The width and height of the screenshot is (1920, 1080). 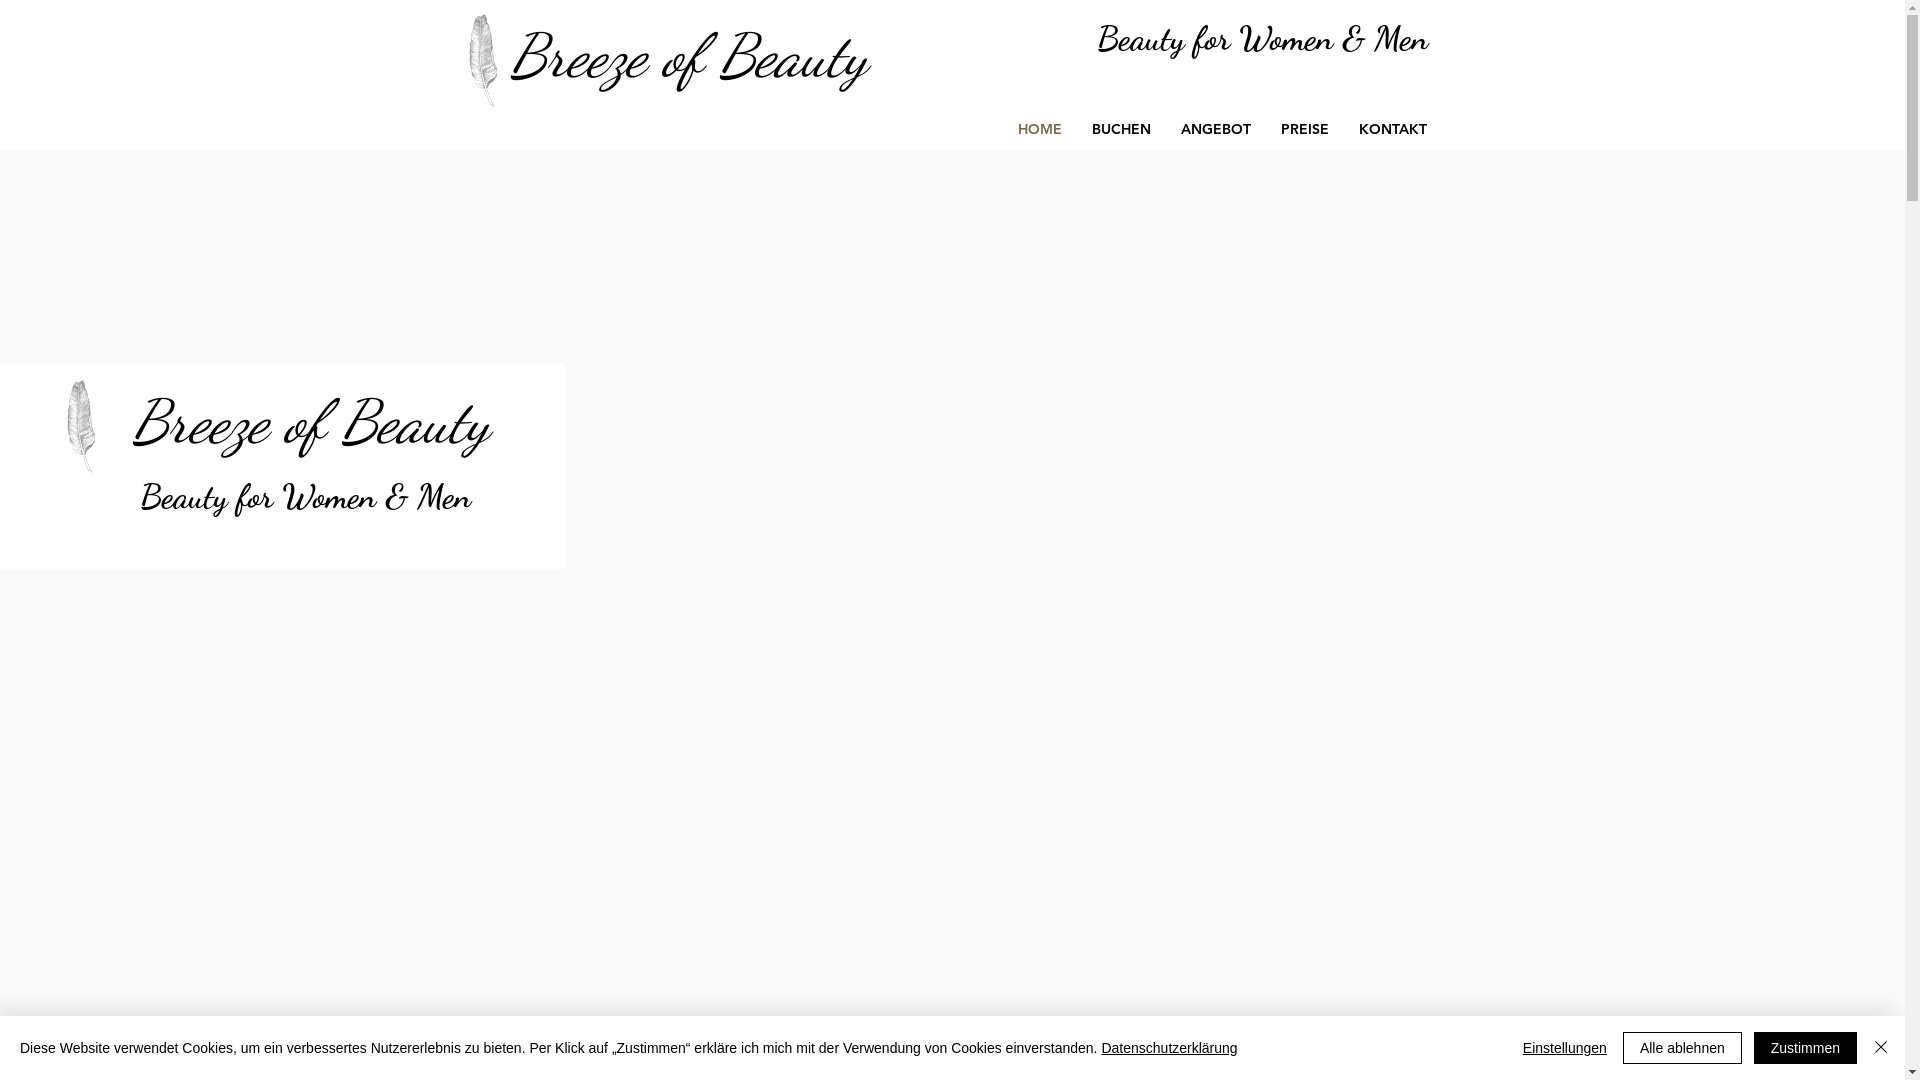 What do you see at coordinates (1038, 129) in the screenshot?
I see `'HOME'` at bounding box center [1038, 129].